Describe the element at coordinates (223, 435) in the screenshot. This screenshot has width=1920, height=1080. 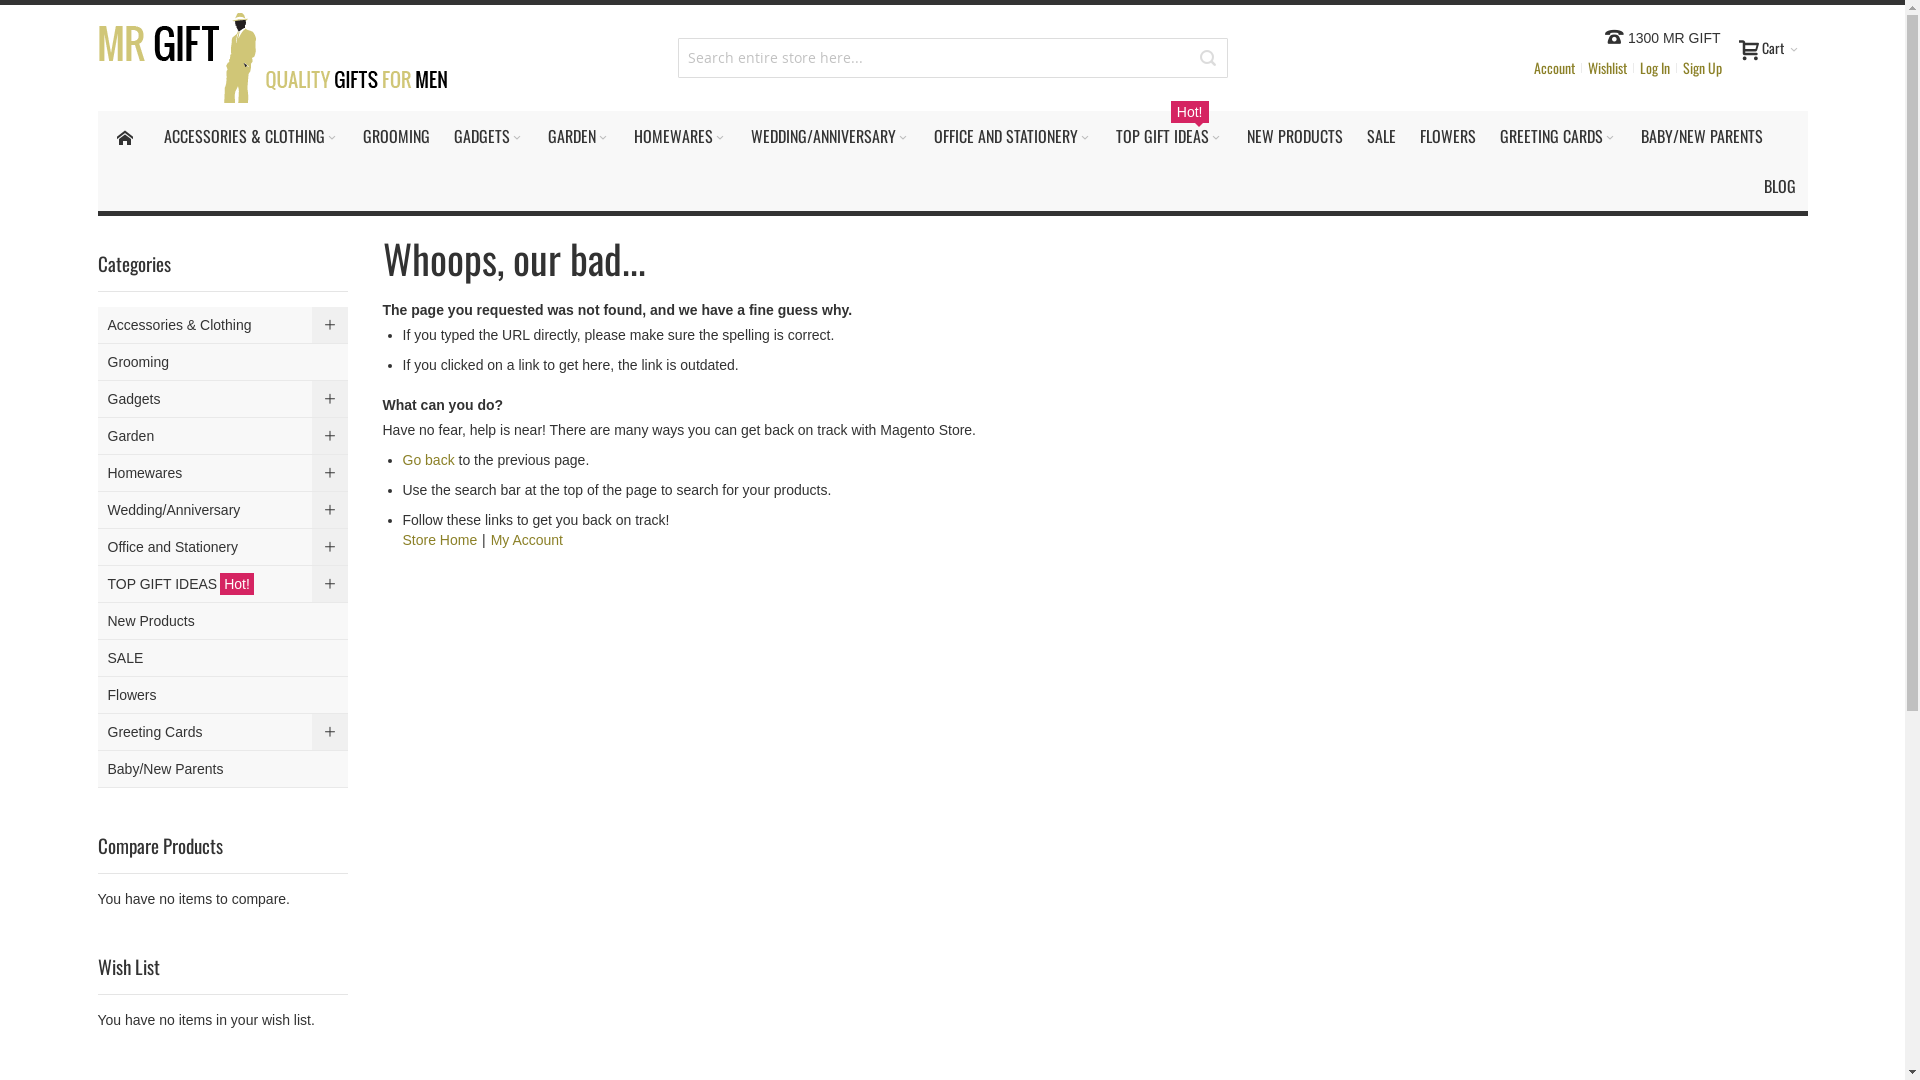
I see `'Garden'` at that location.